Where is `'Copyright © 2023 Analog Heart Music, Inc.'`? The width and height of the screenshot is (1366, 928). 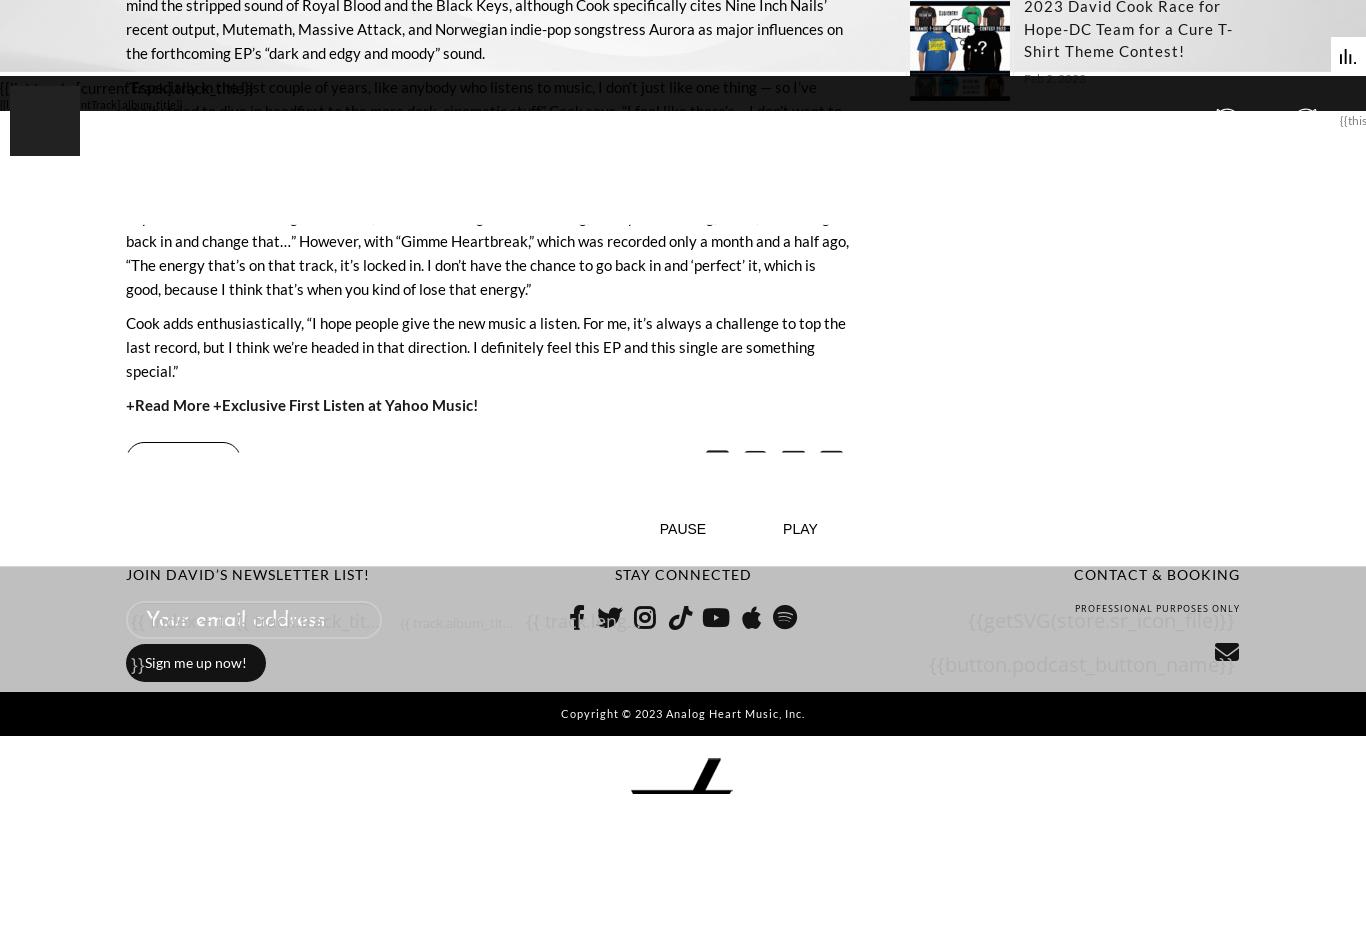
'Copyright © 2023 Analog Heart Music, Inc.' is located at coordinates (683, 712).